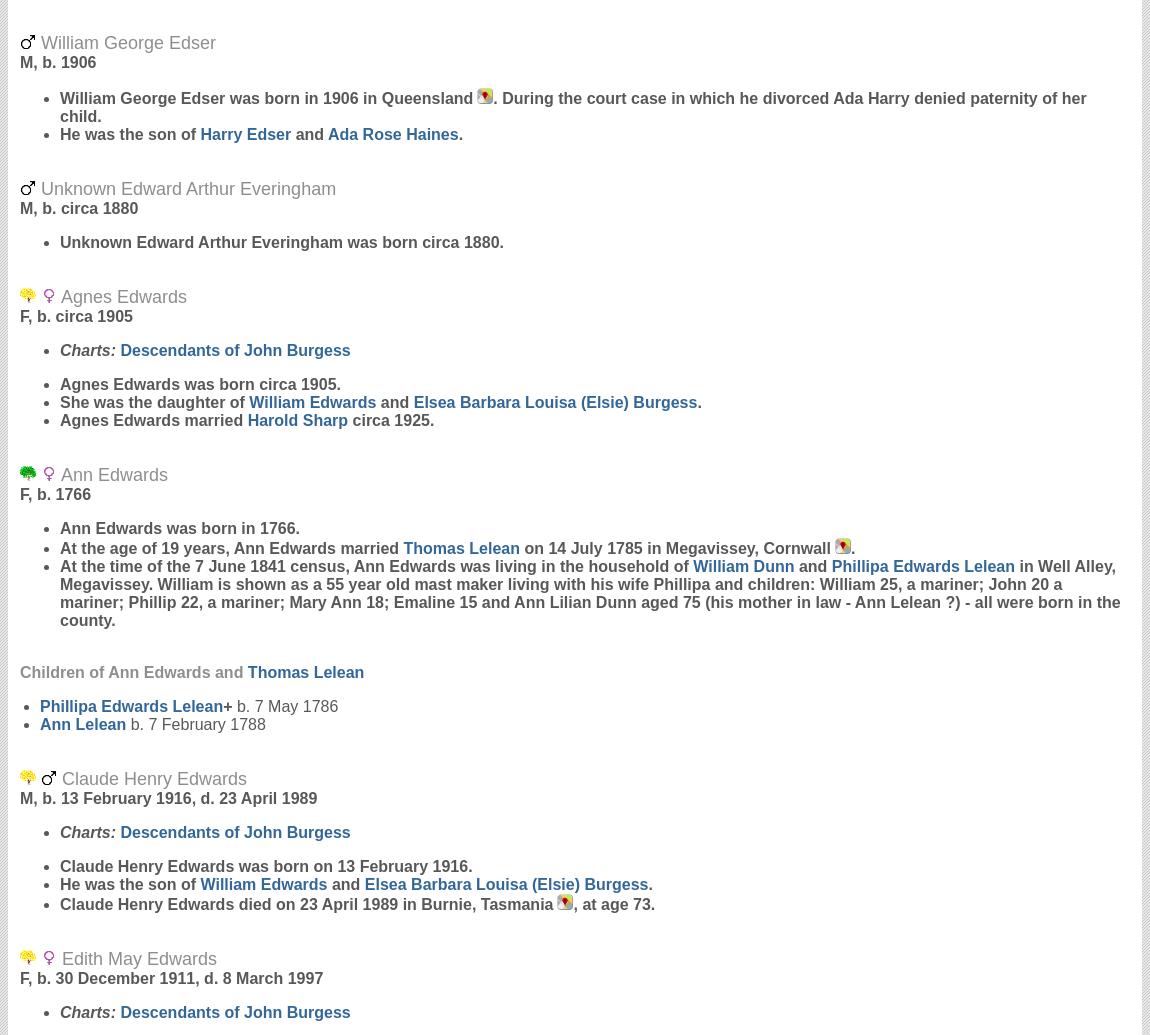 The height and width of the screenshot is (1035, 1150). I want to click on 'Agnes Edwards married', so click(152, 420).